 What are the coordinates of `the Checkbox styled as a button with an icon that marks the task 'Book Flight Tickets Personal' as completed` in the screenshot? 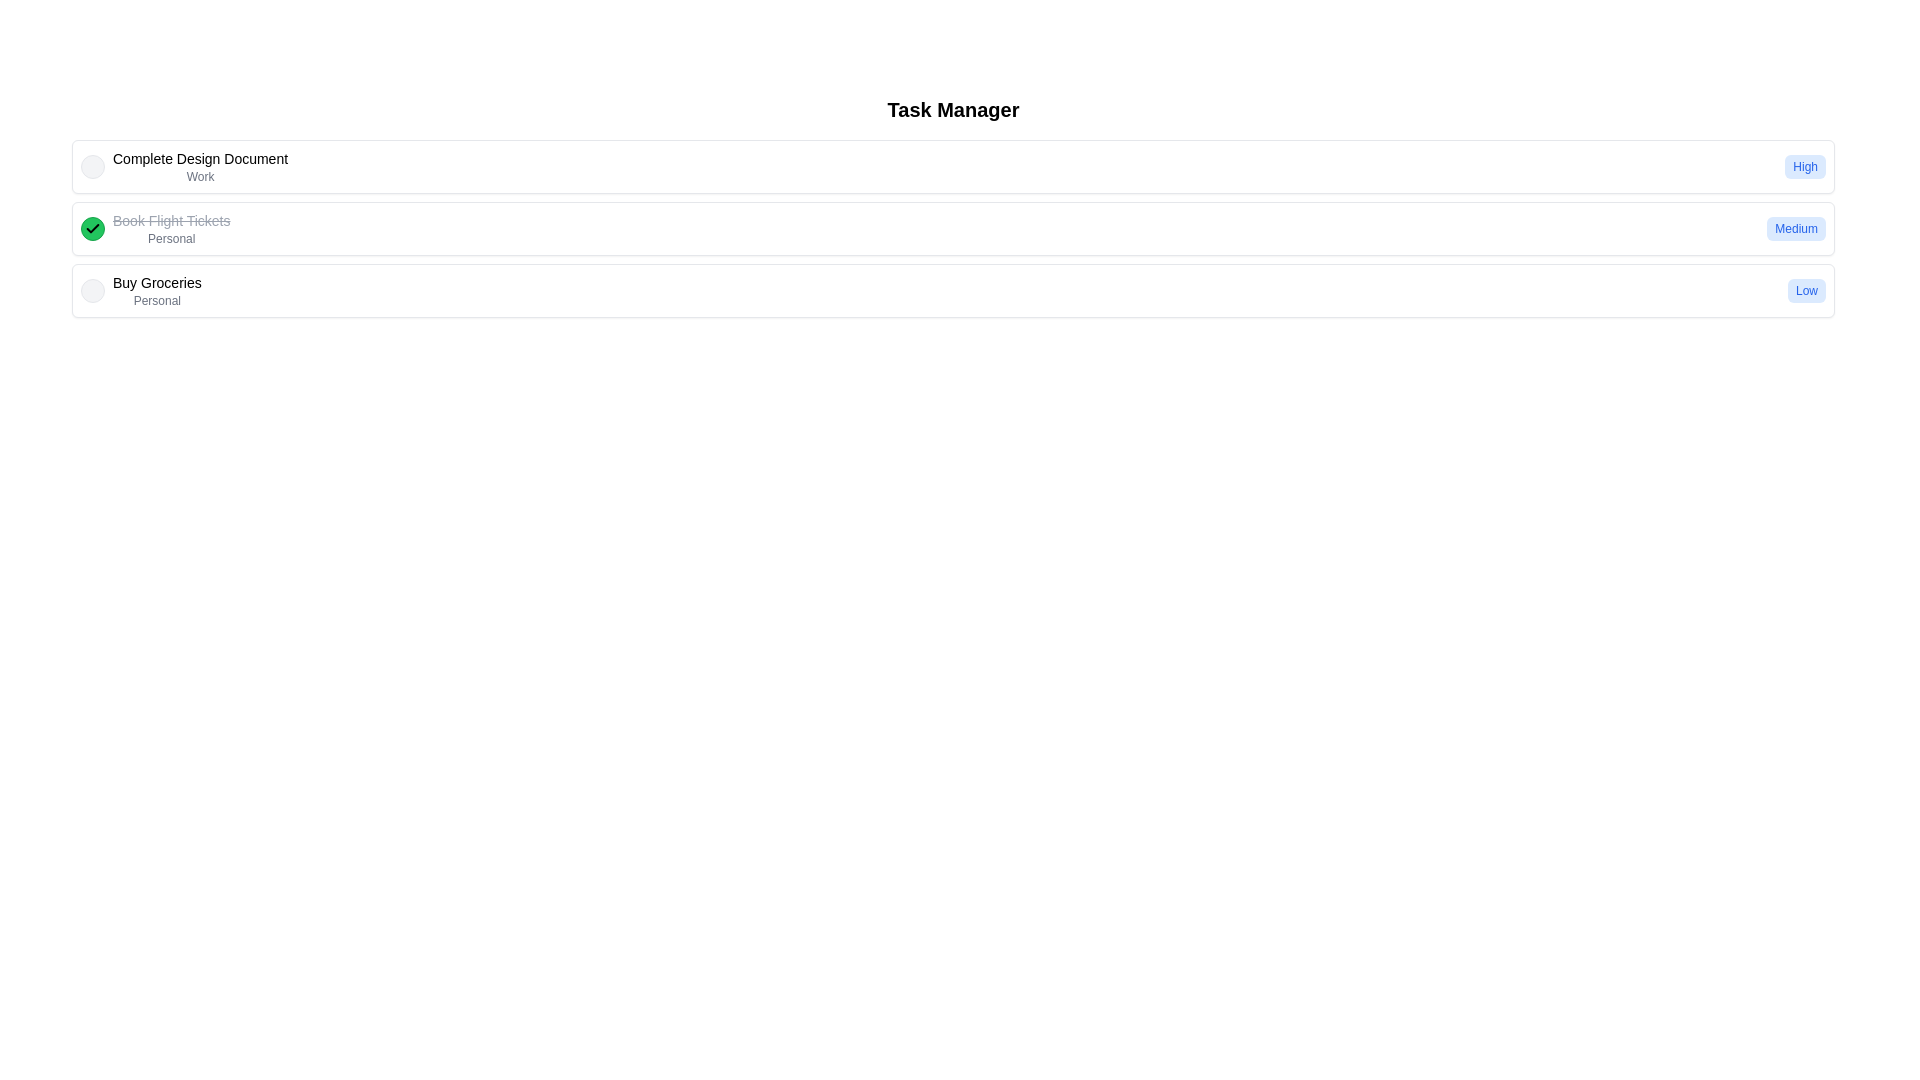 It's located at (91, 227).